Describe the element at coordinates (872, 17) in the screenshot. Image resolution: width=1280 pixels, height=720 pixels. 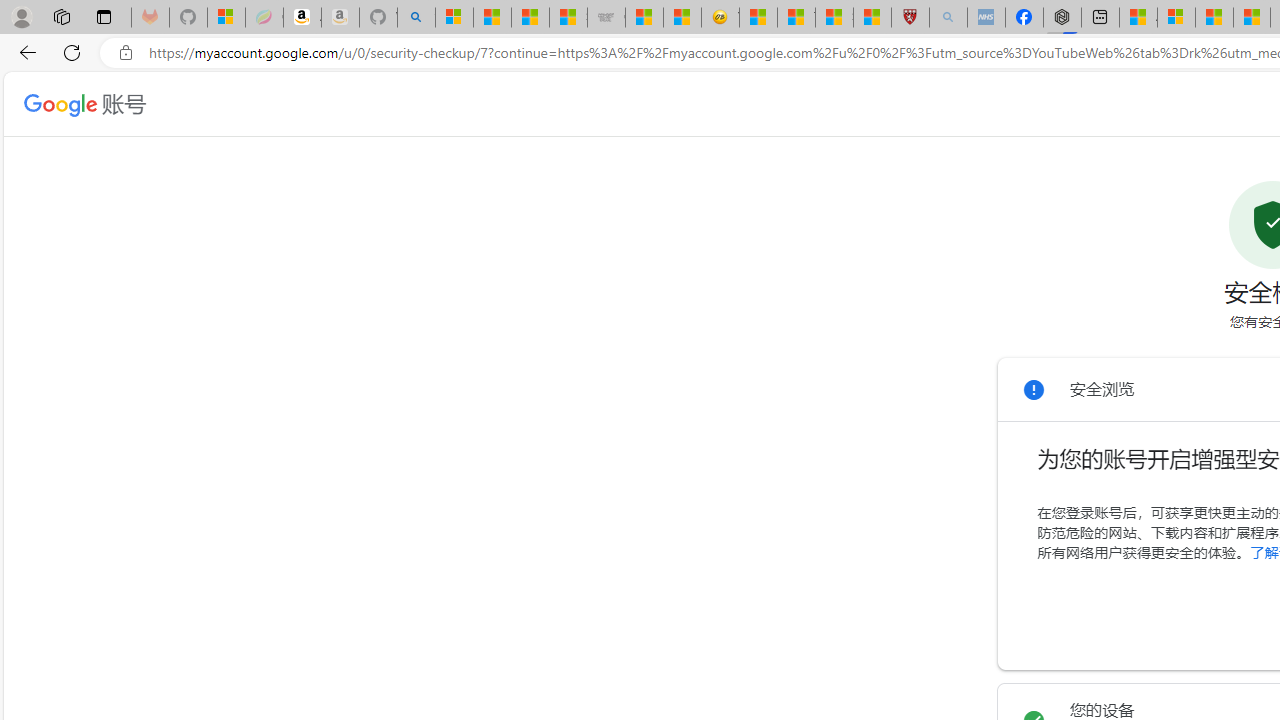
I see `'12 Popular Science Lies that Must be Corrected'` at that location.